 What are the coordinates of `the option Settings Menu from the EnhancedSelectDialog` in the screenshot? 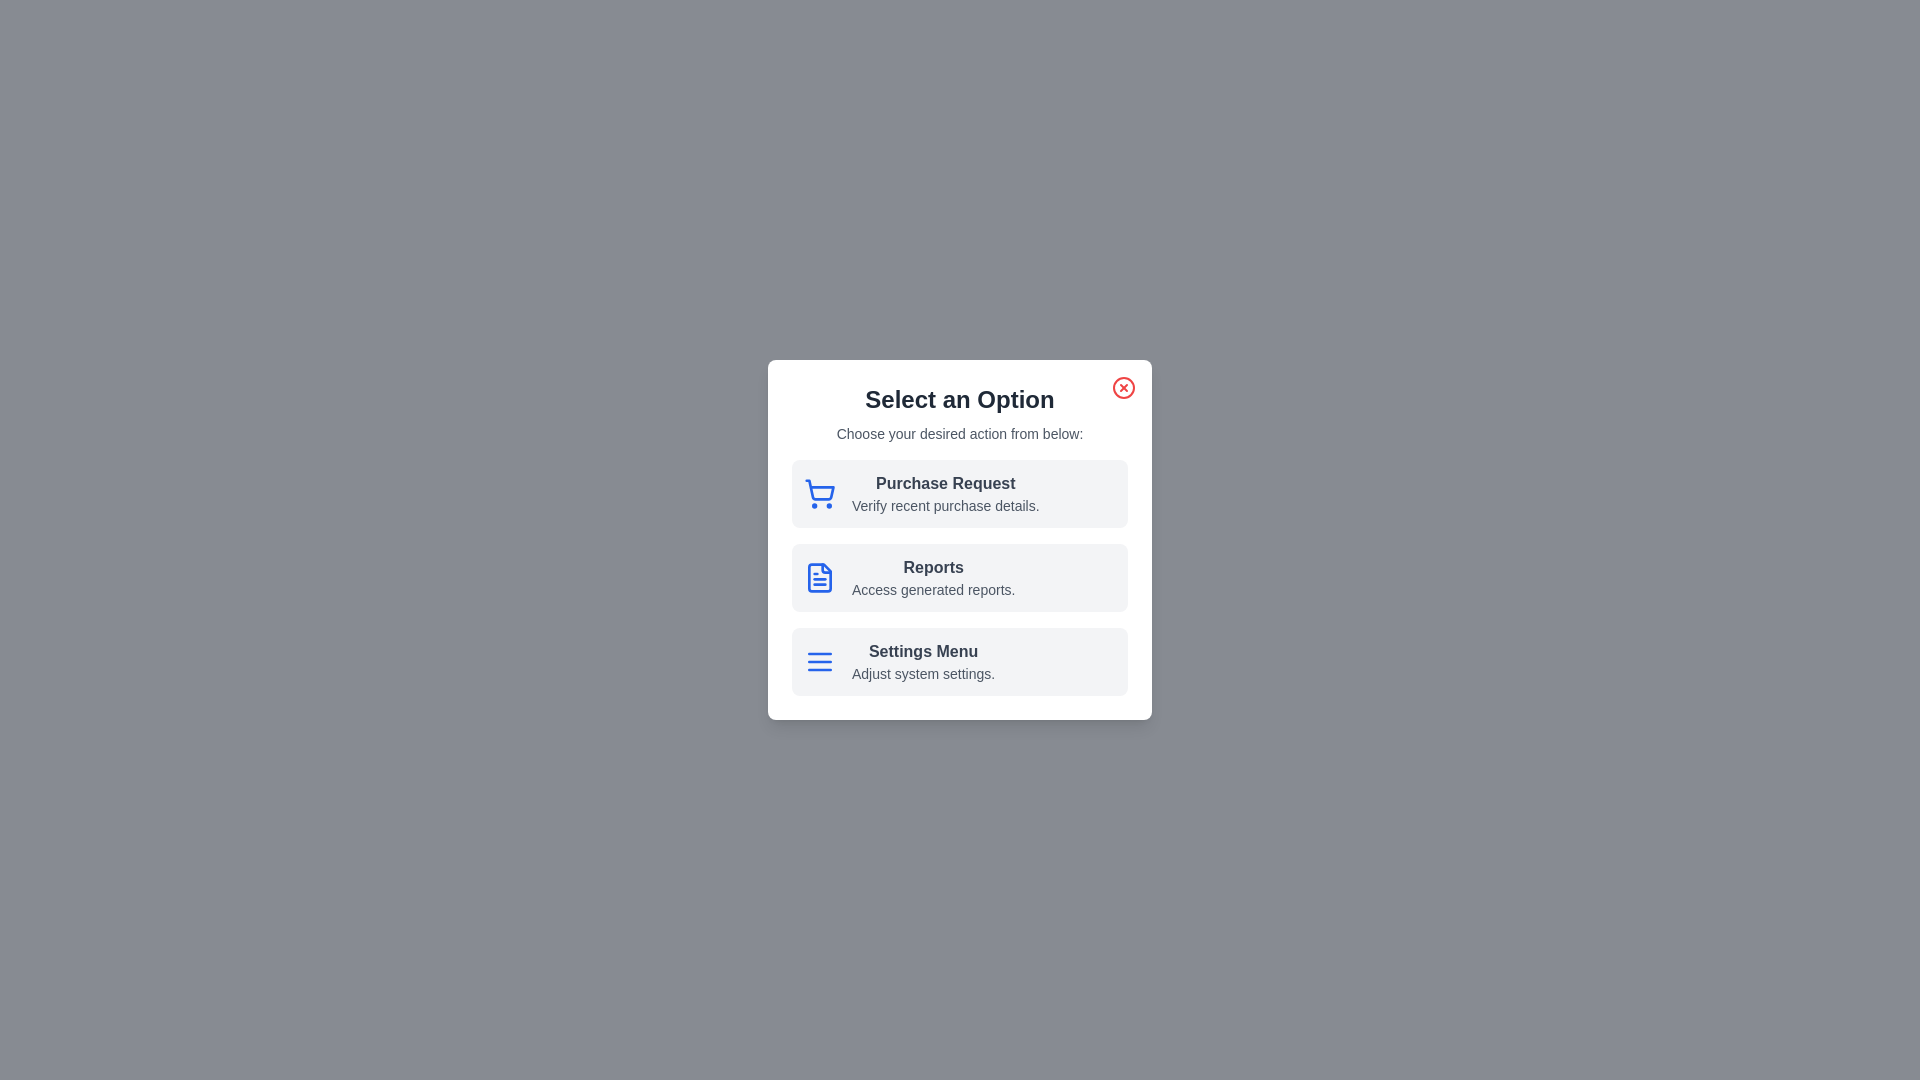 It's located at (960, 662).